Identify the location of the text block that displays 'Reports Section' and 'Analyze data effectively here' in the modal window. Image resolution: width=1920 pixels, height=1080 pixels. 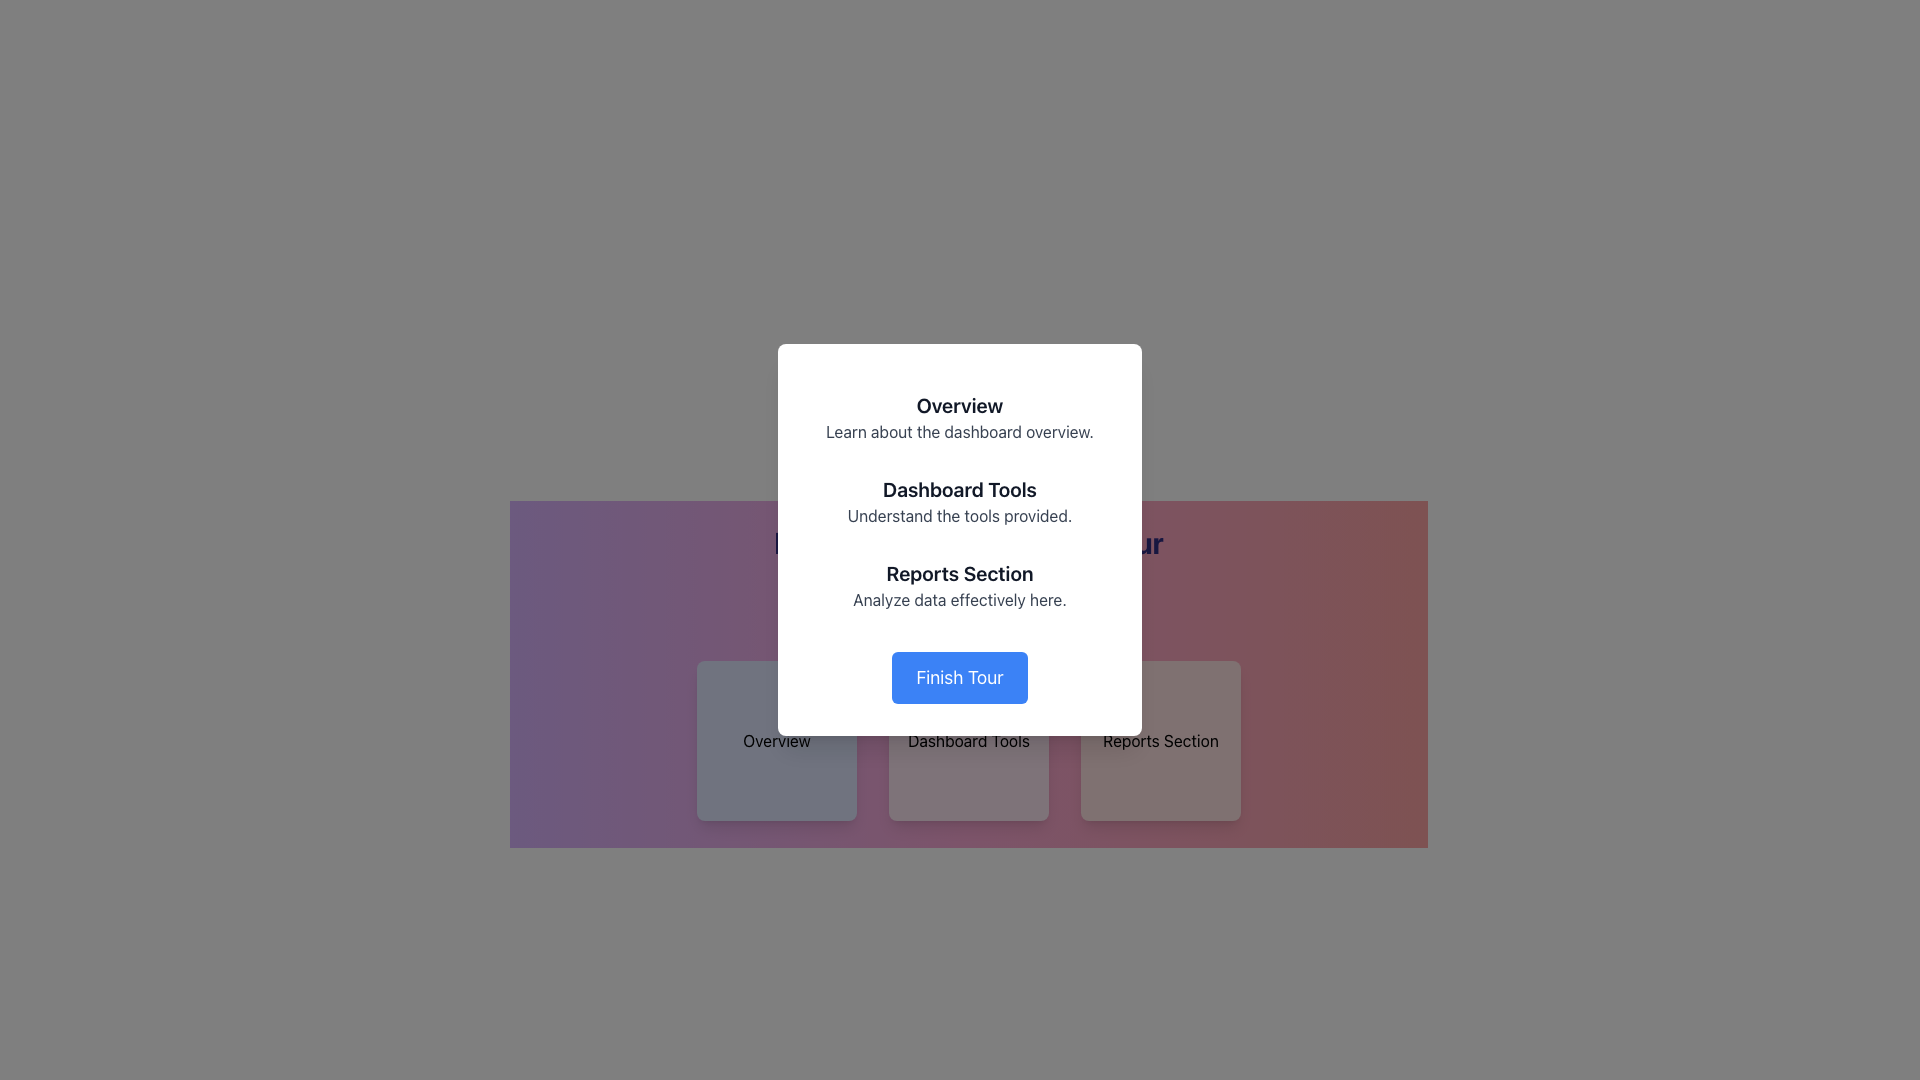
(969, 556).